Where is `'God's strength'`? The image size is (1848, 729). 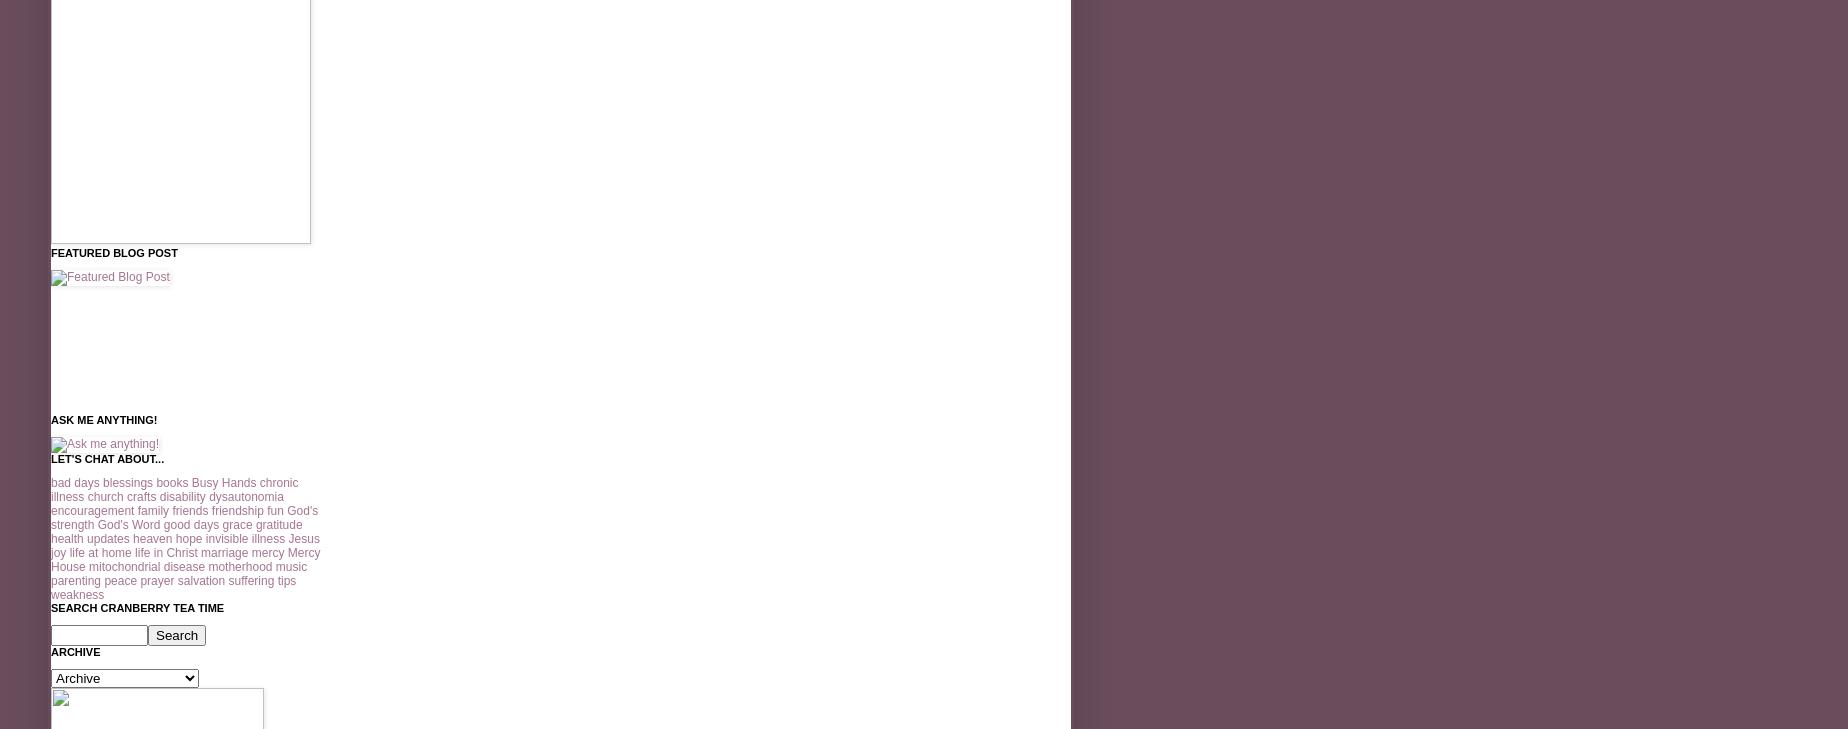
'God's strength' is located at coordinates (184, 518).